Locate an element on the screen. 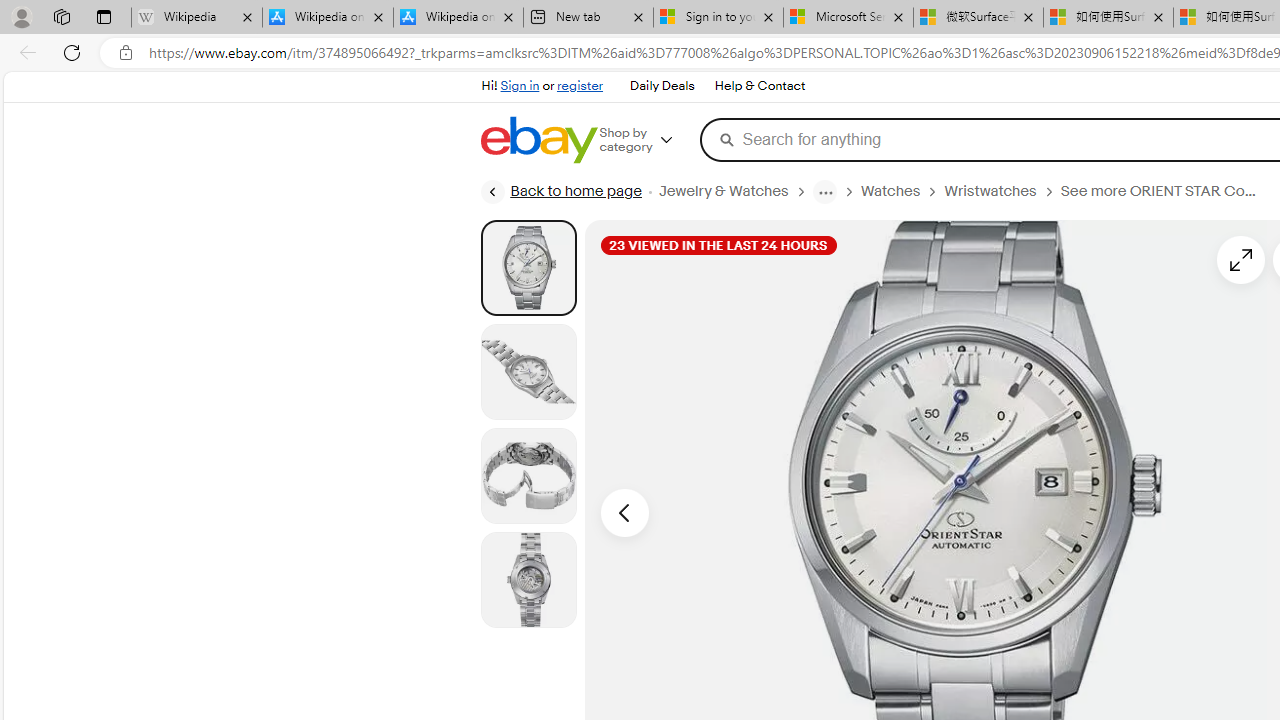 This screenshot has width=1280, height=720. 'breadcrumb menu' is located at coordinates (824, 191).